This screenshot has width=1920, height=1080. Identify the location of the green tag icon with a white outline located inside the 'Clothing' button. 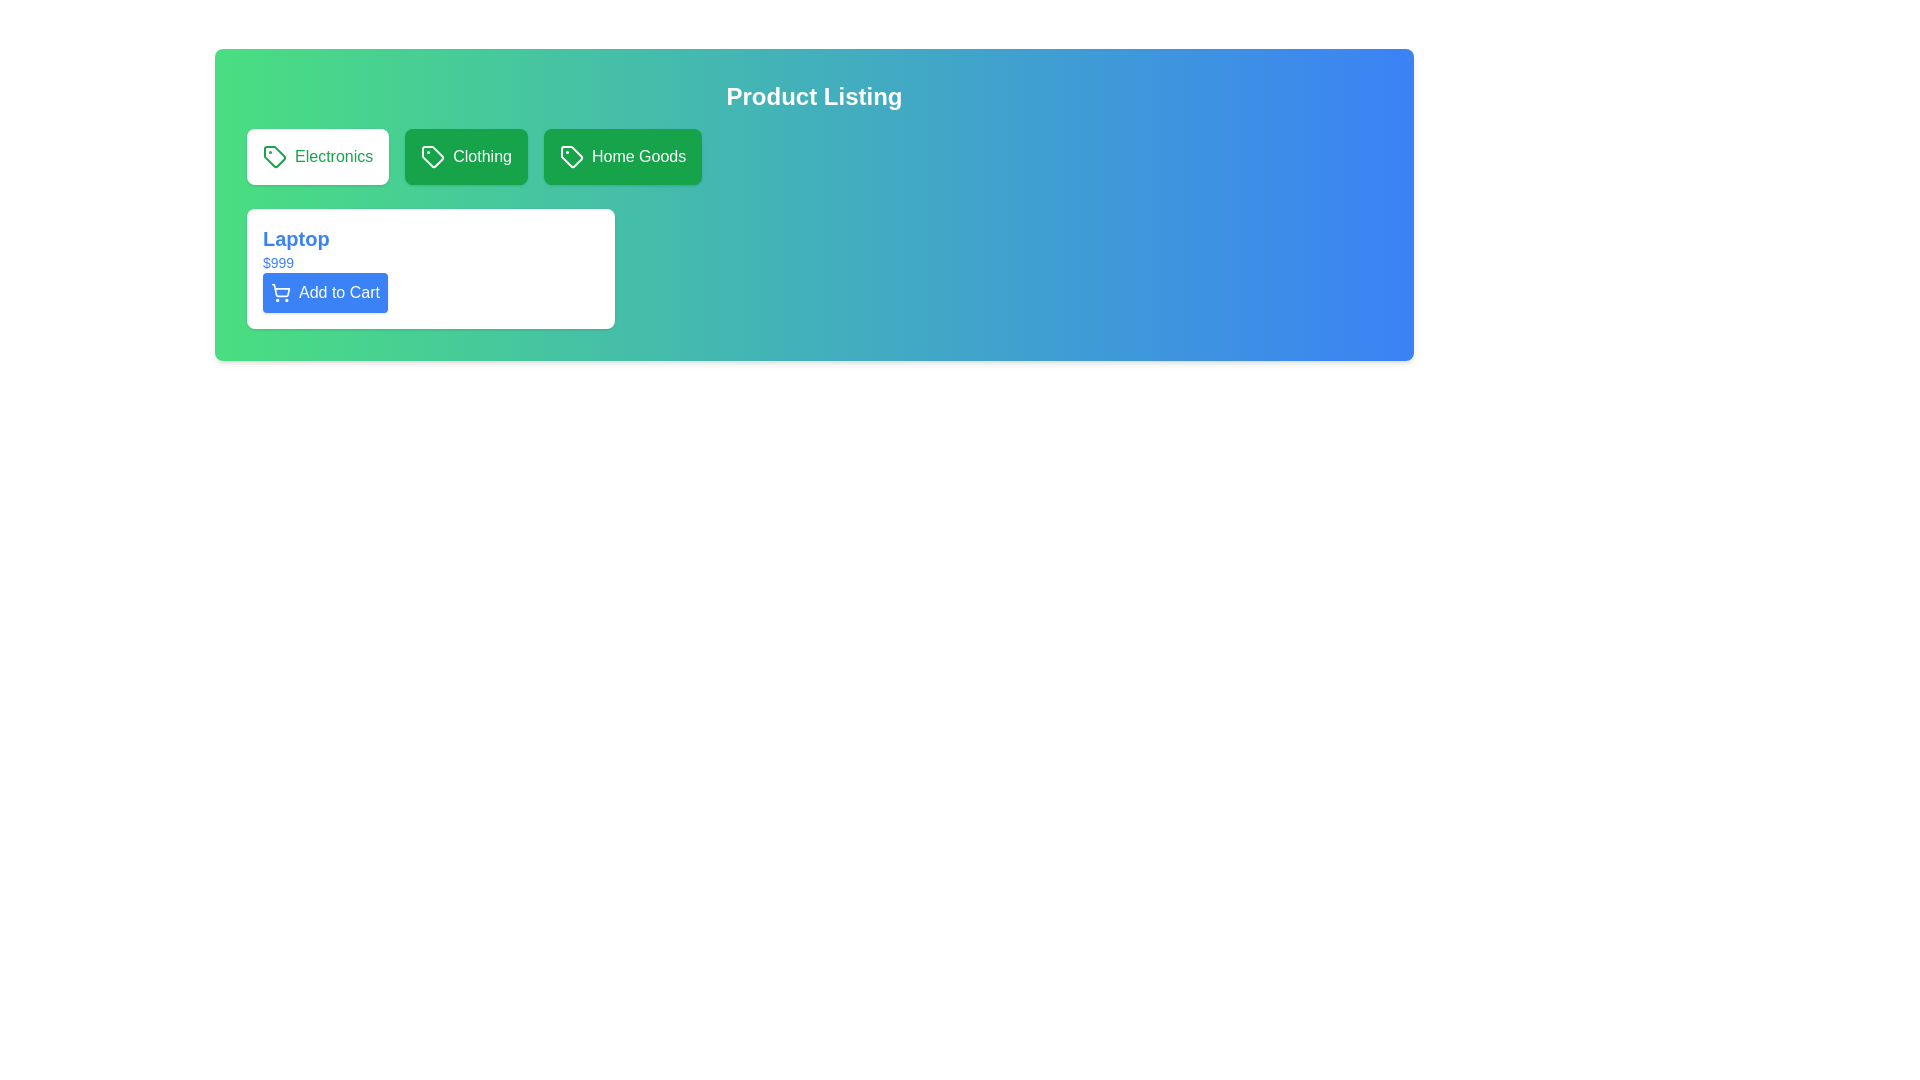
(432, 156).